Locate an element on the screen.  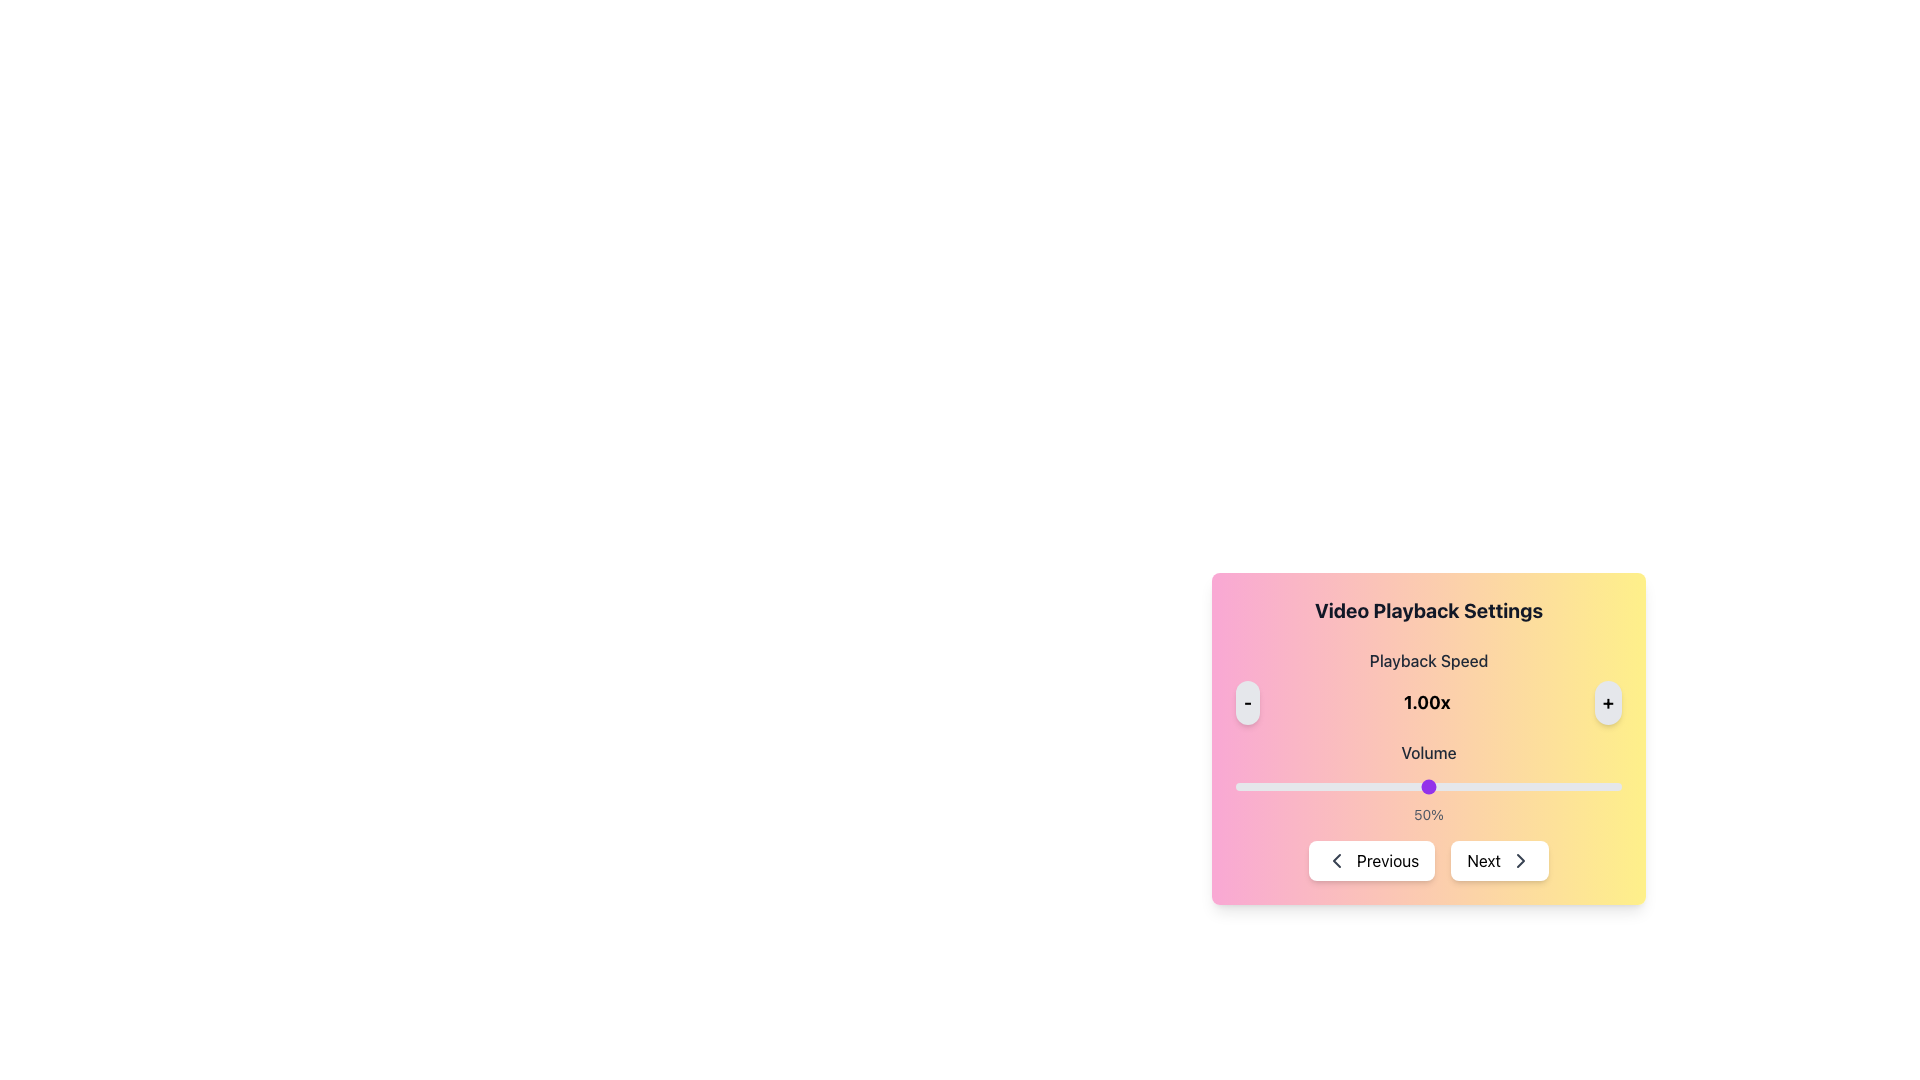
the volume slider is located at coordinates (1332, 785).